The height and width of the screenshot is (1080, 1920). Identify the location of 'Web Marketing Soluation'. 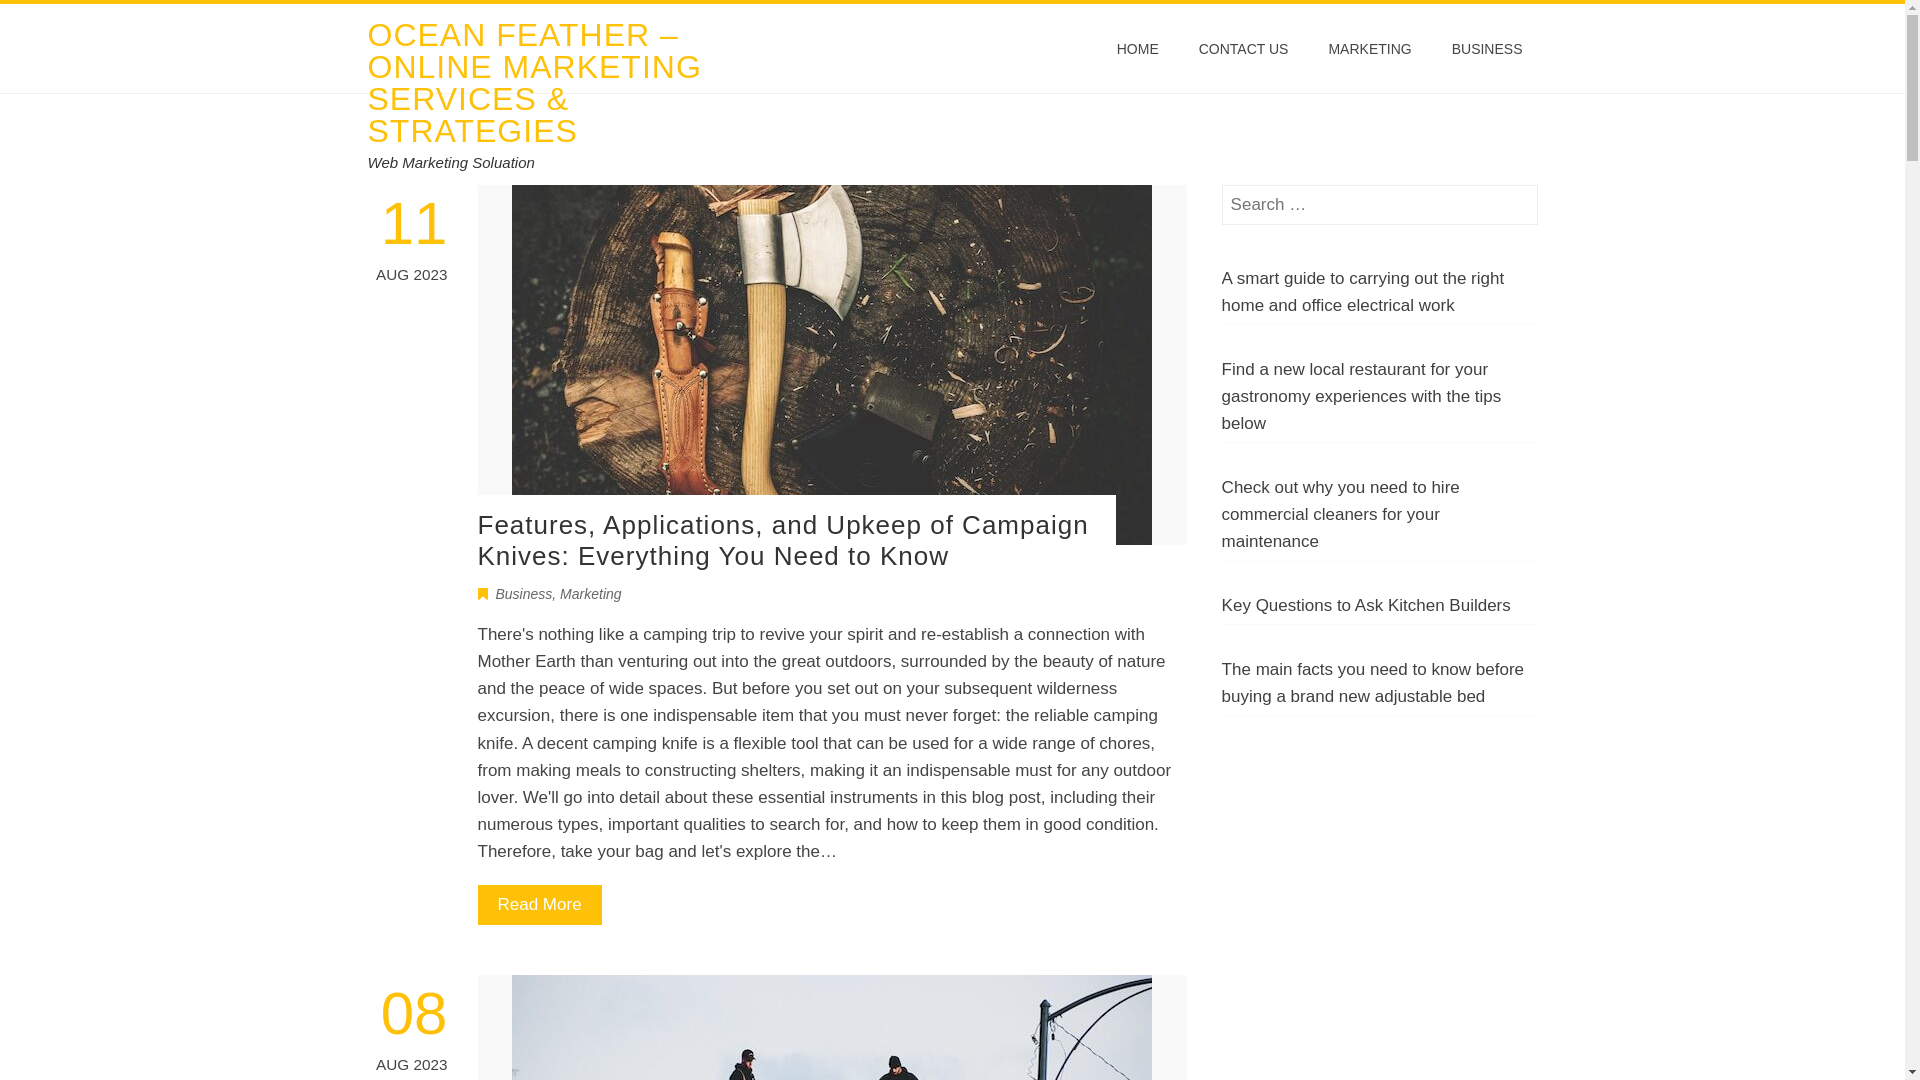
(450, 161).